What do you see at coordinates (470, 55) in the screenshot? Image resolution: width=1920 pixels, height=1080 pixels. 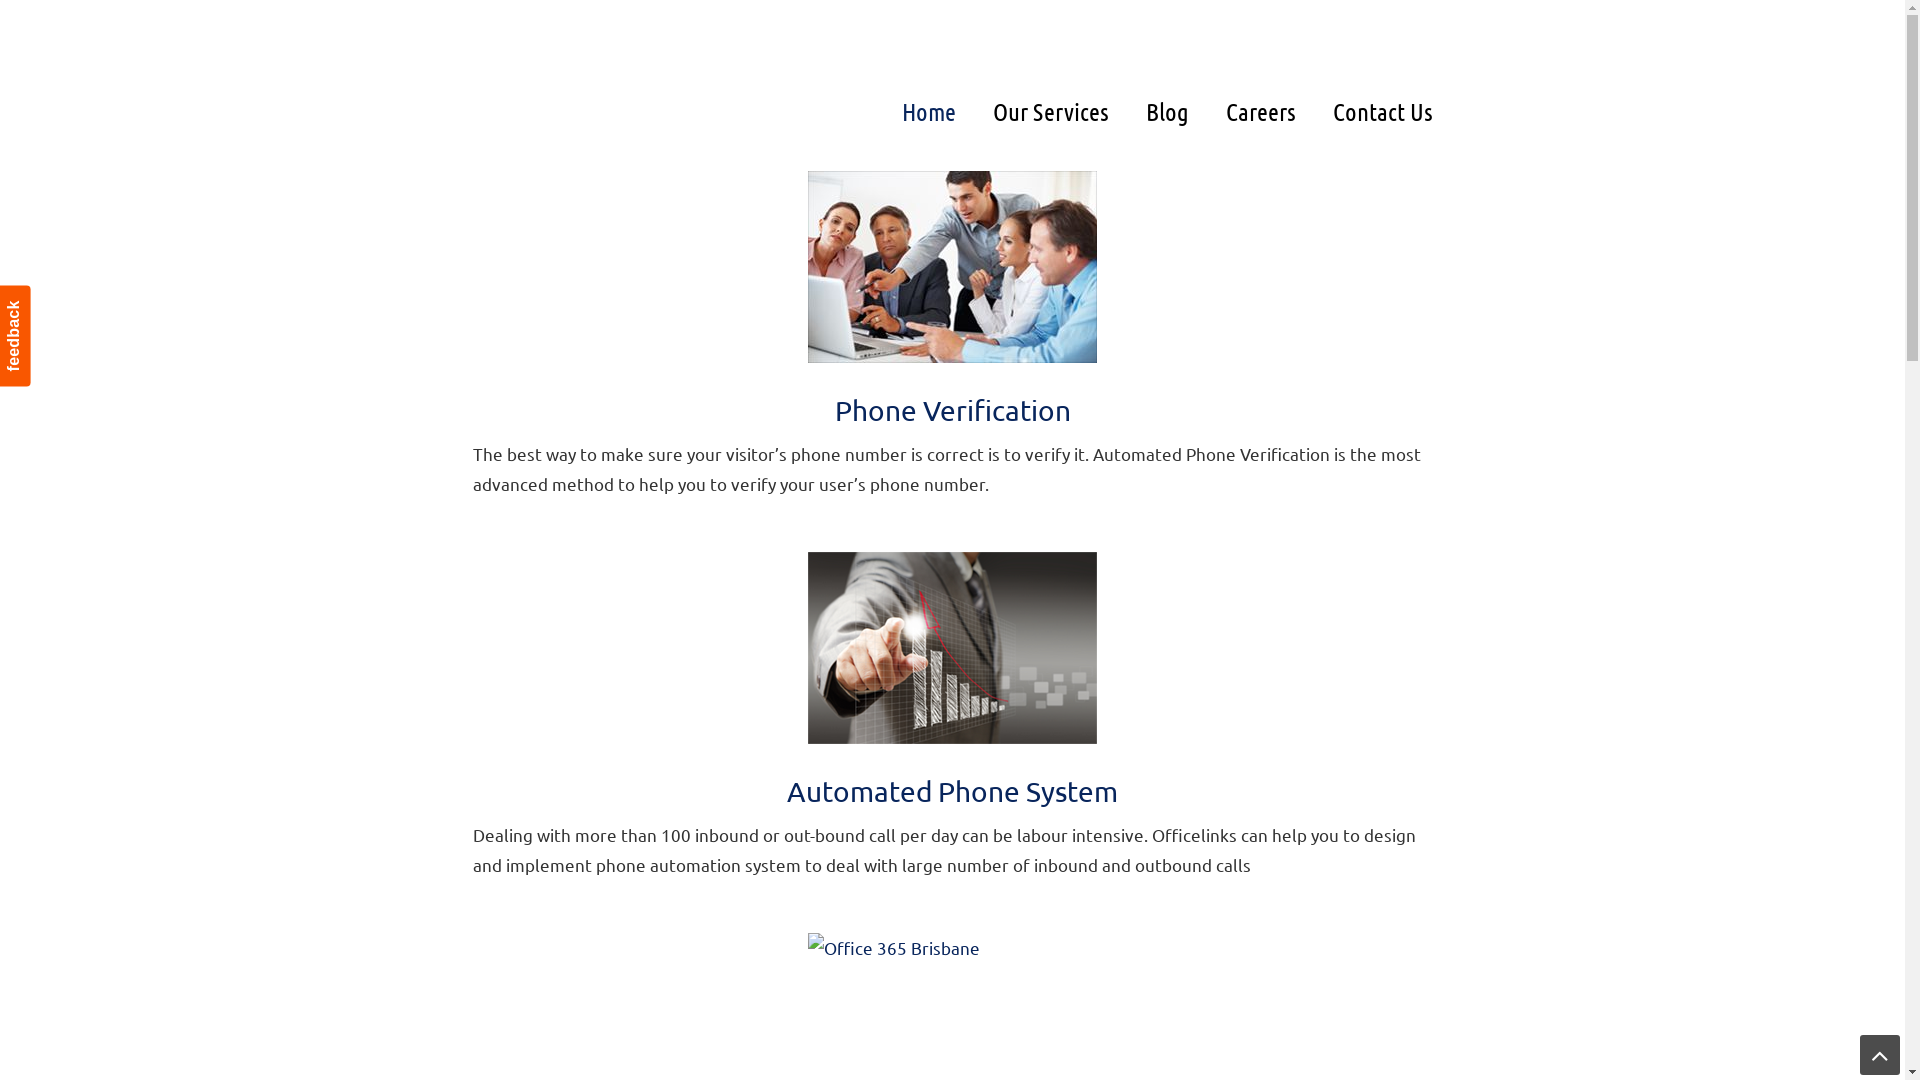 I see `'Professional IT Company'` at bounding box center [470, 55].